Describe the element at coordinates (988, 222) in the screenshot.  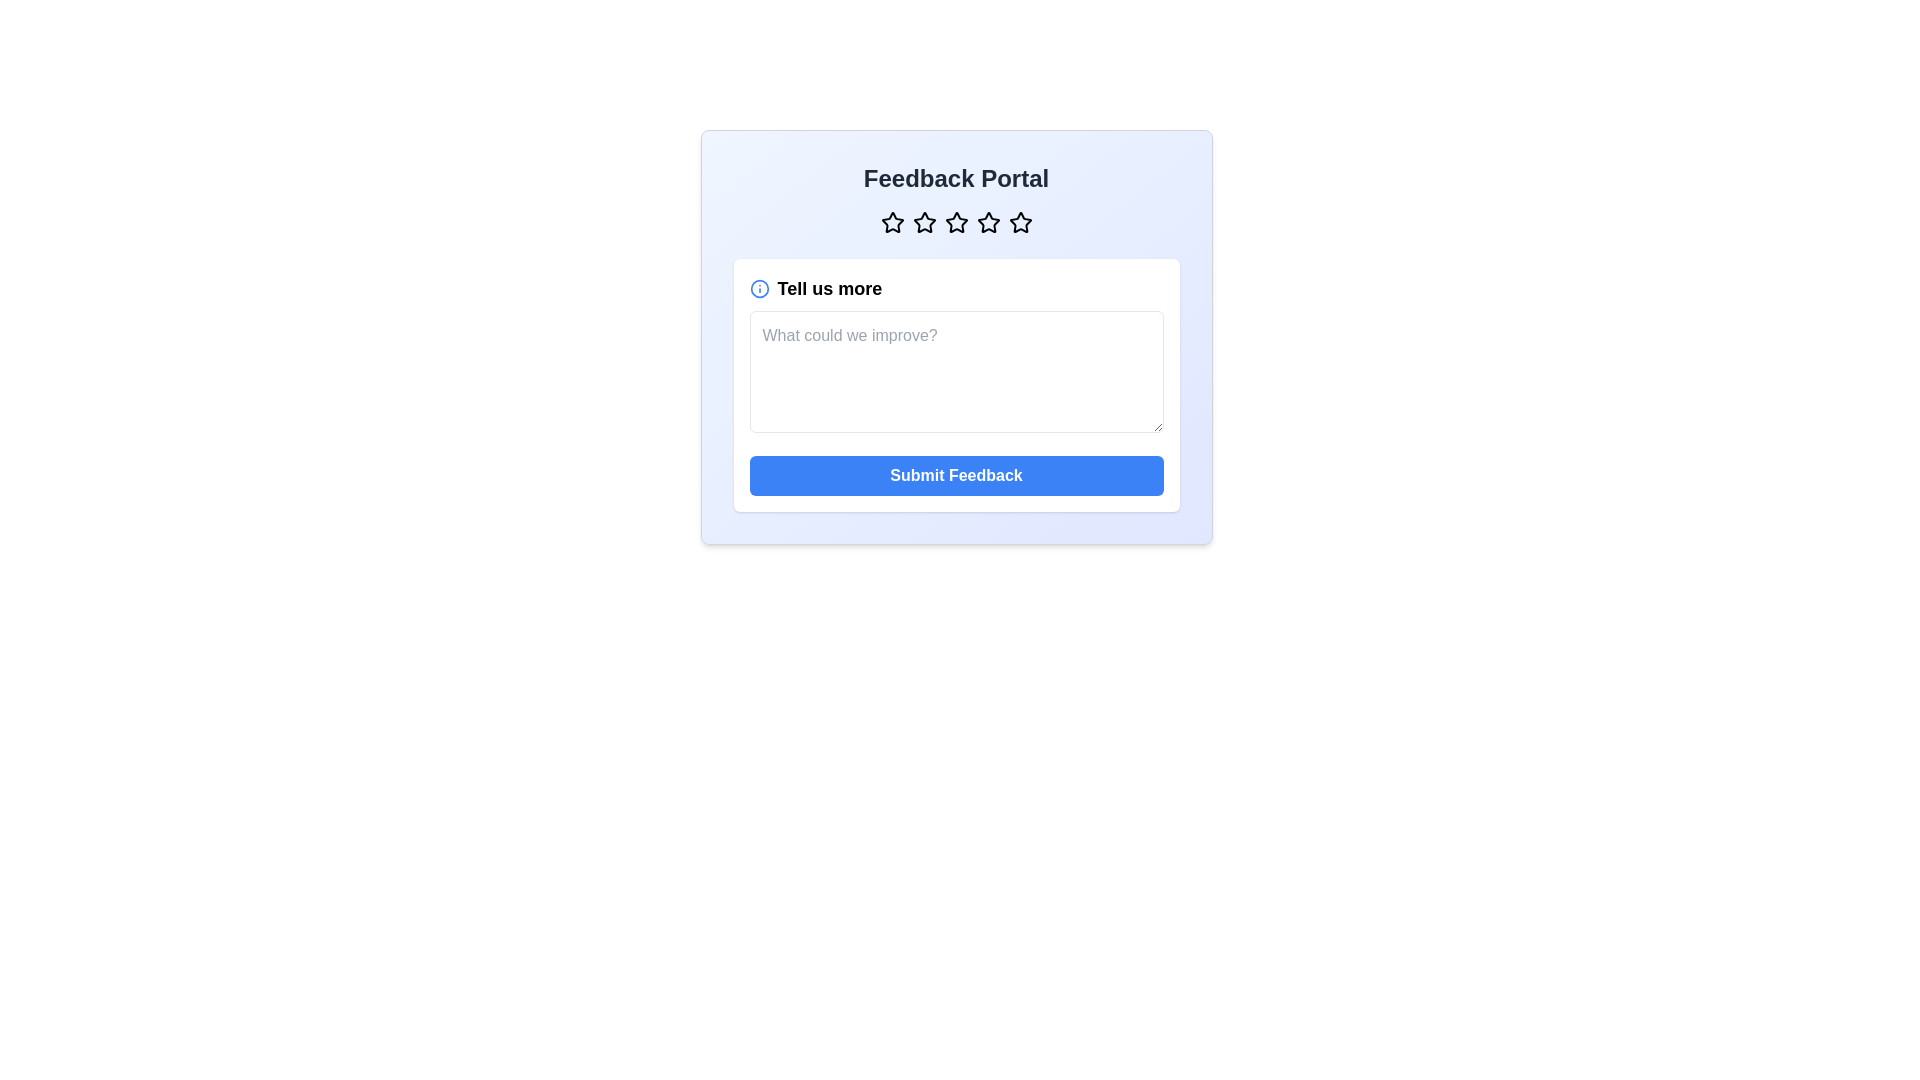
I see `the fourth star icon in the horizontal sequence of five star icons` at that location.